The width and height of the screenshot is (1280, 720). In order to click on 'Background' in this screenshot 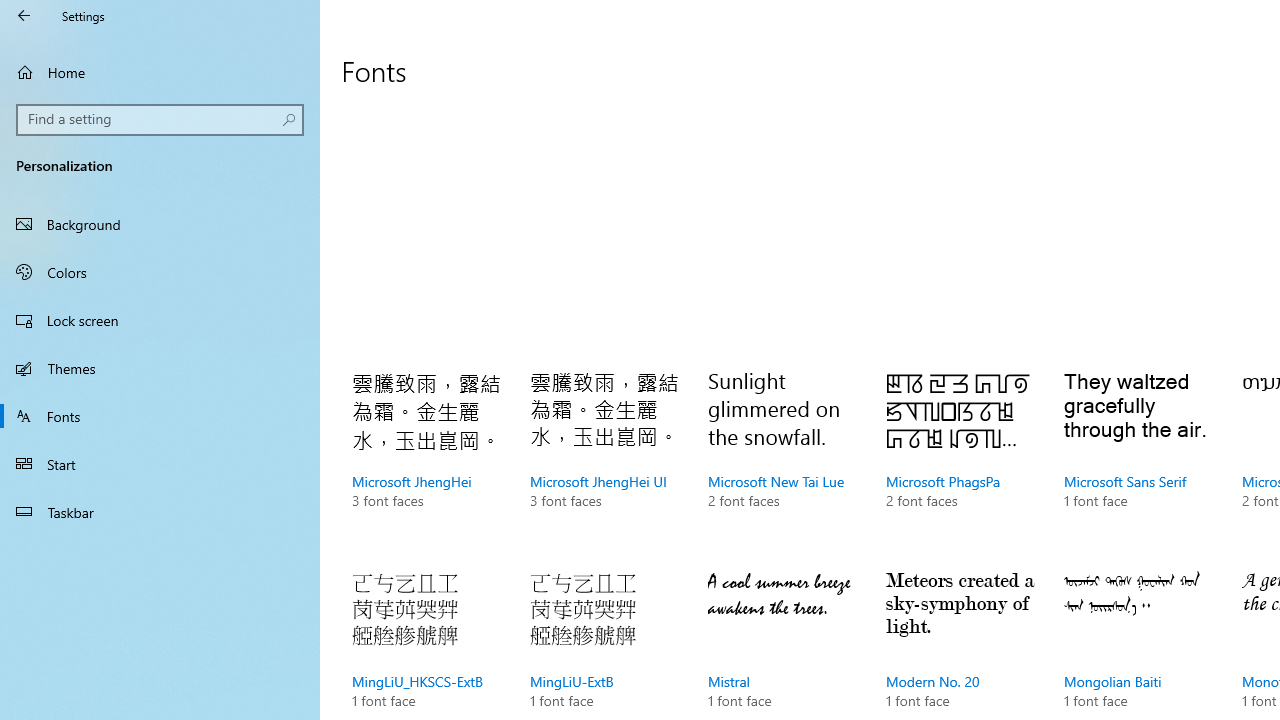, I will do `click(160, 223)`.